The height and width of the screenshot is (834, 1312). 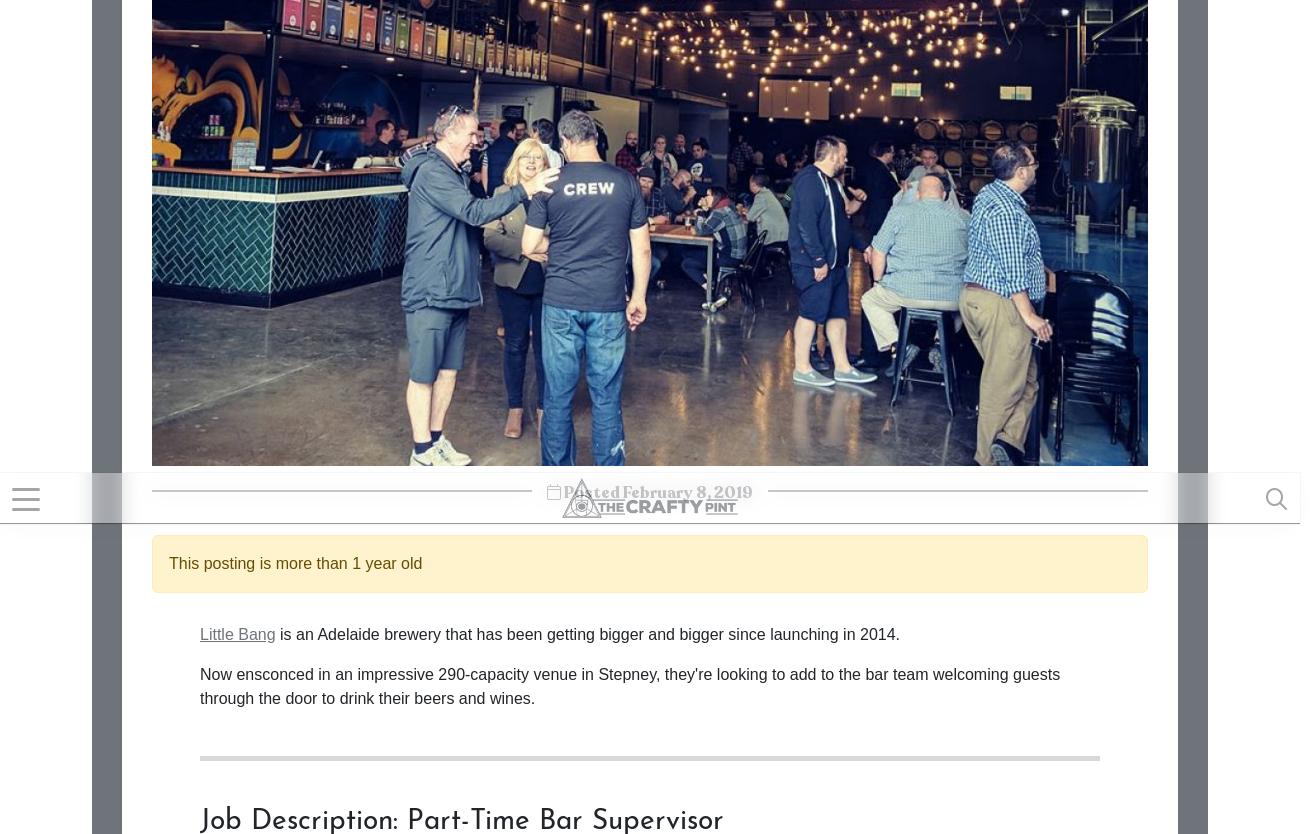 What do you see at coordinates (455, 134) in the screenshot?
I see `'Ability to manage intoxicated and sometimes disorderly people.'` at bounding box center [455, 134].